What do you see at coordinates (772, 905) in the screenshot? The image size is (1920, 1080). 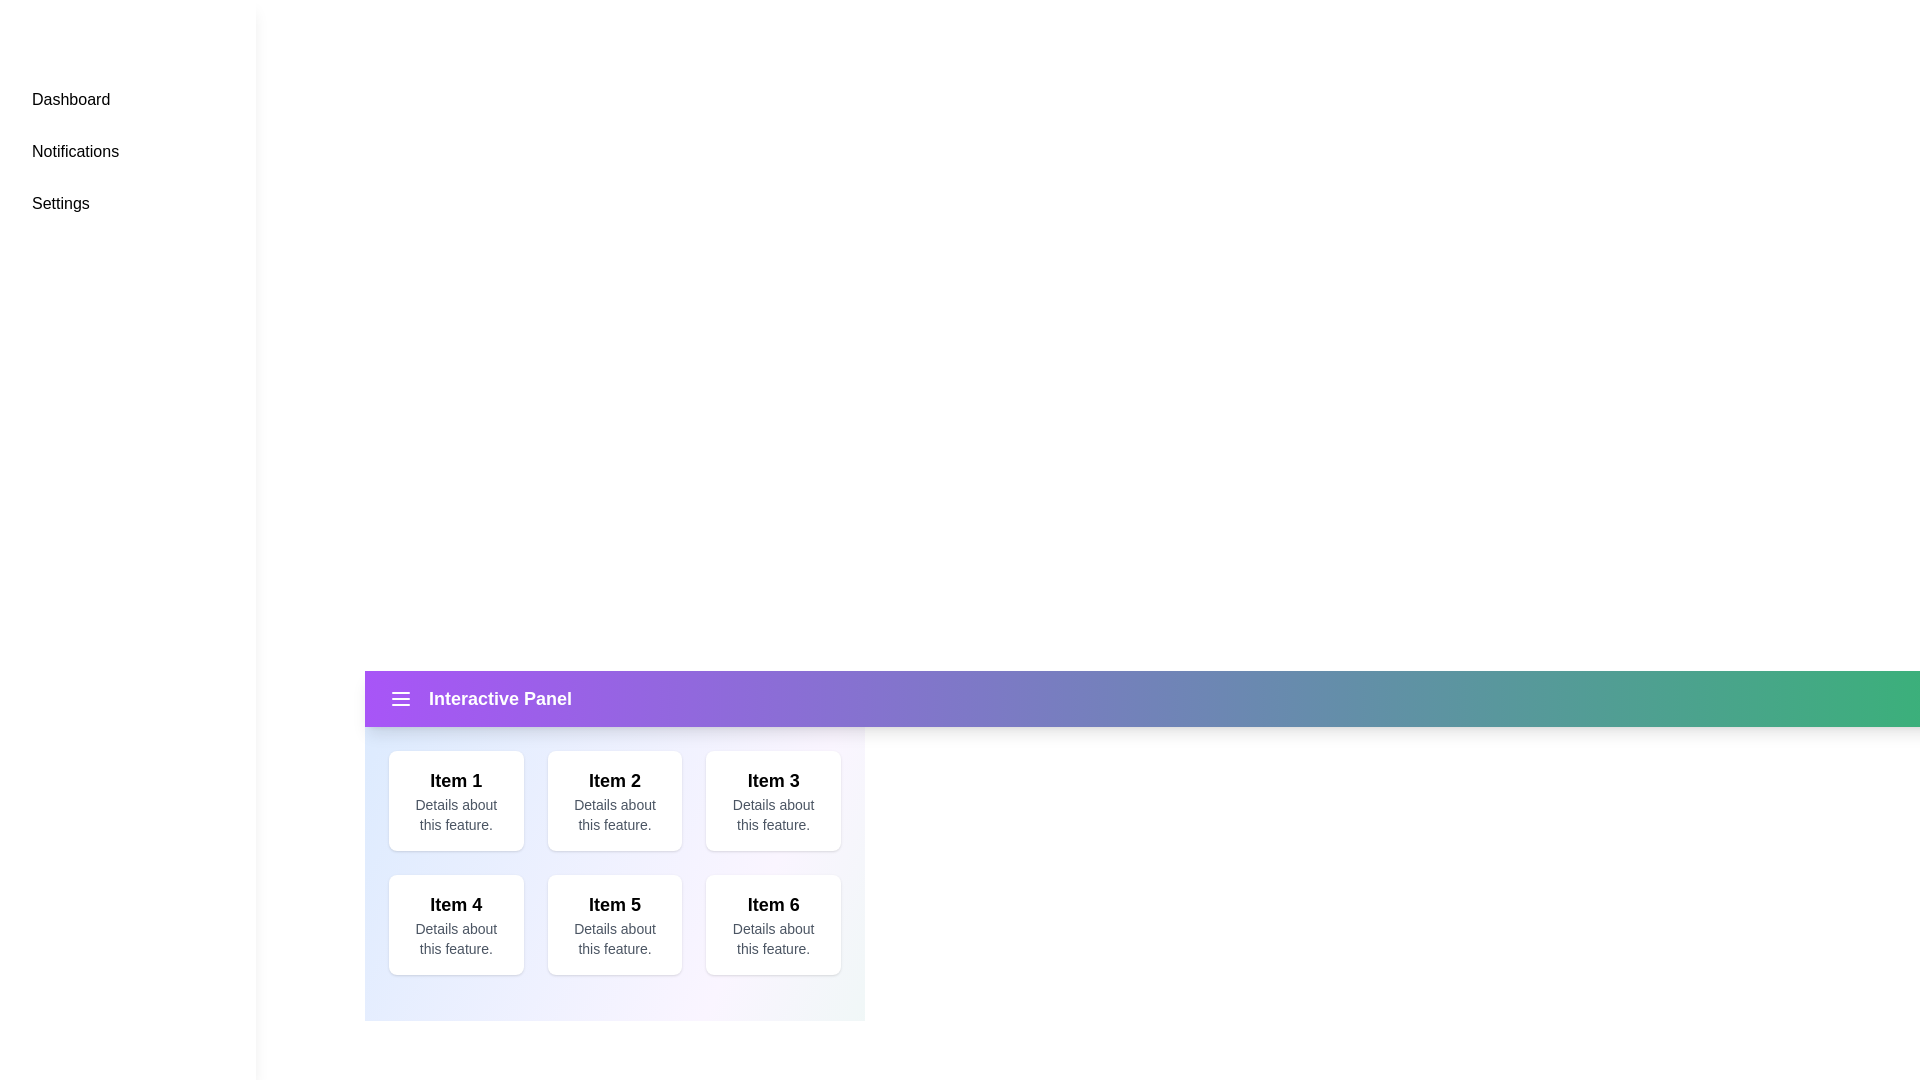 I see `the text label displaying 'Item 6', which is styled with a bold font and positioned in the bottom-right corner of a 2x3 grid layout` at bounding box center [772, 905].